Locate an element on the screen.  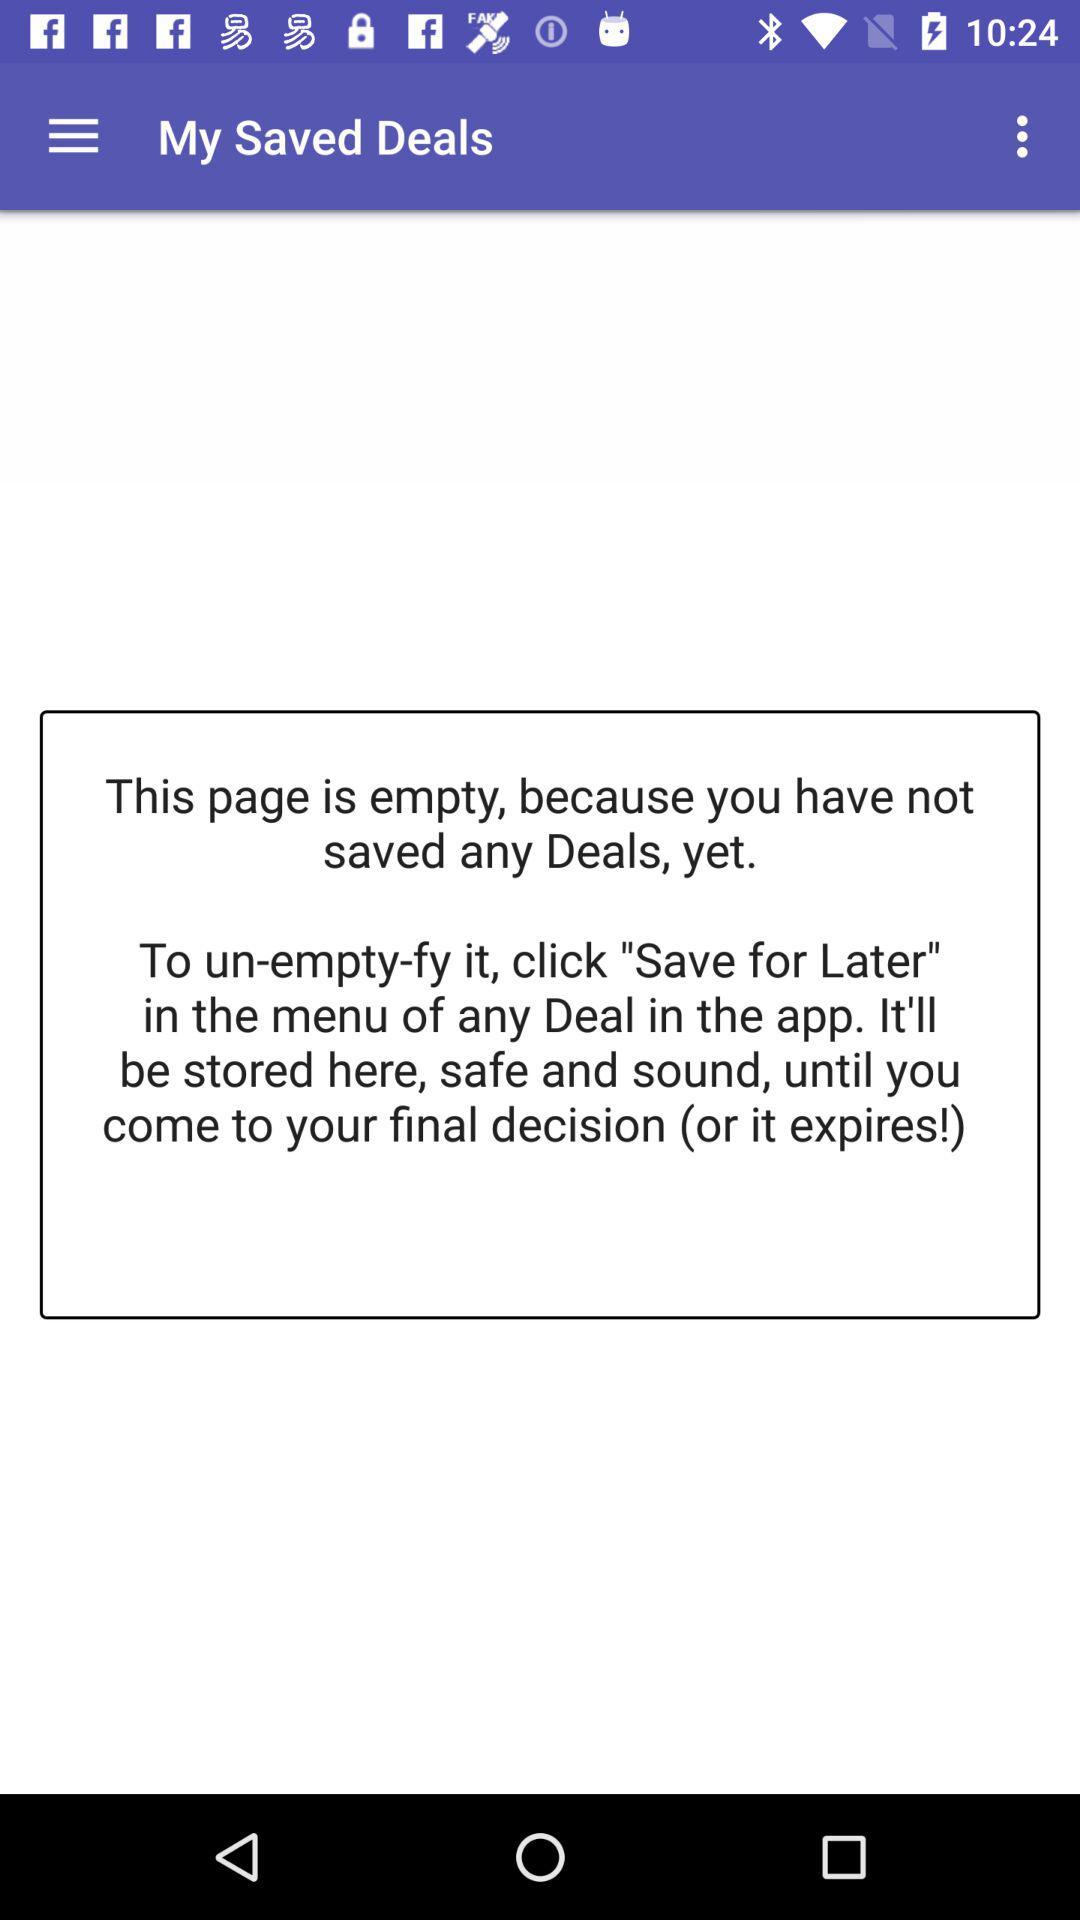
more options list is located at coordinates (72, 135).